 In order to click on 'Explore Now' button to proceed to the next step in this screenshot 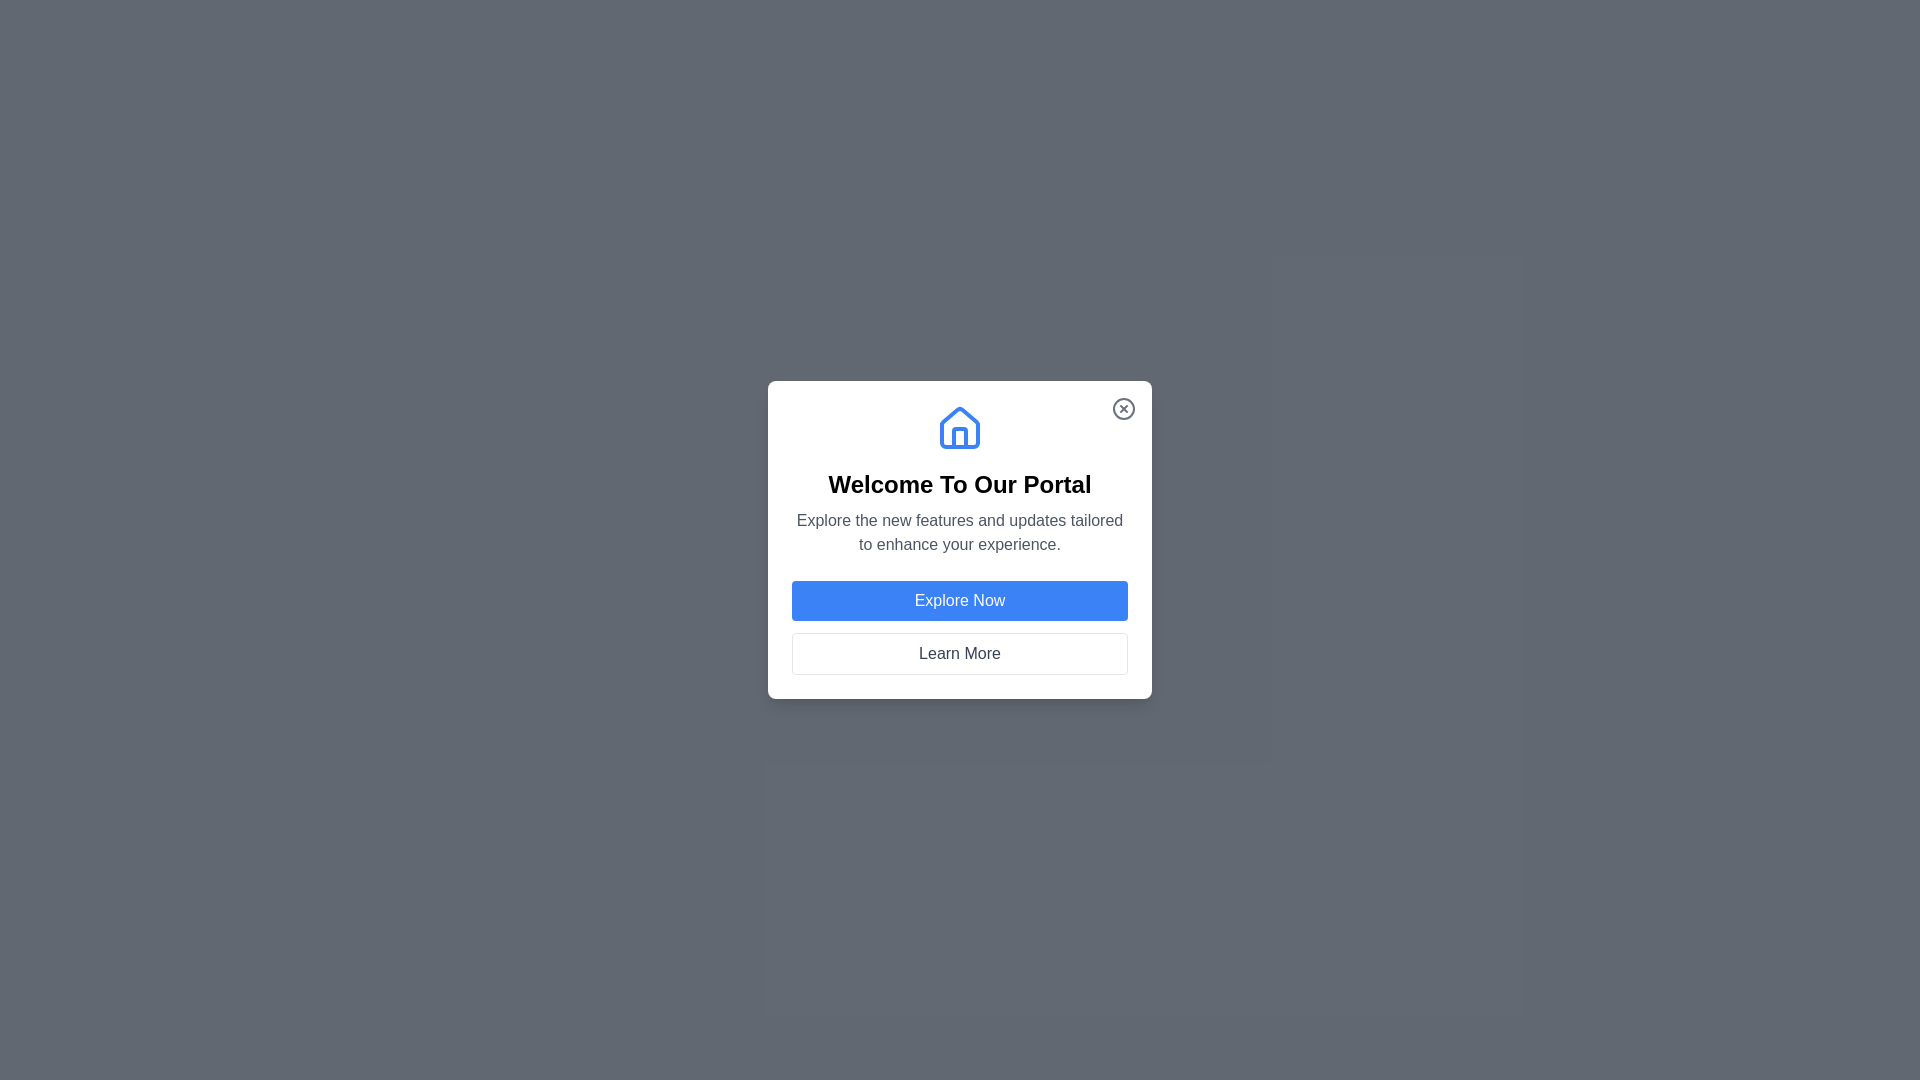, I will do `click(960, 600)`.